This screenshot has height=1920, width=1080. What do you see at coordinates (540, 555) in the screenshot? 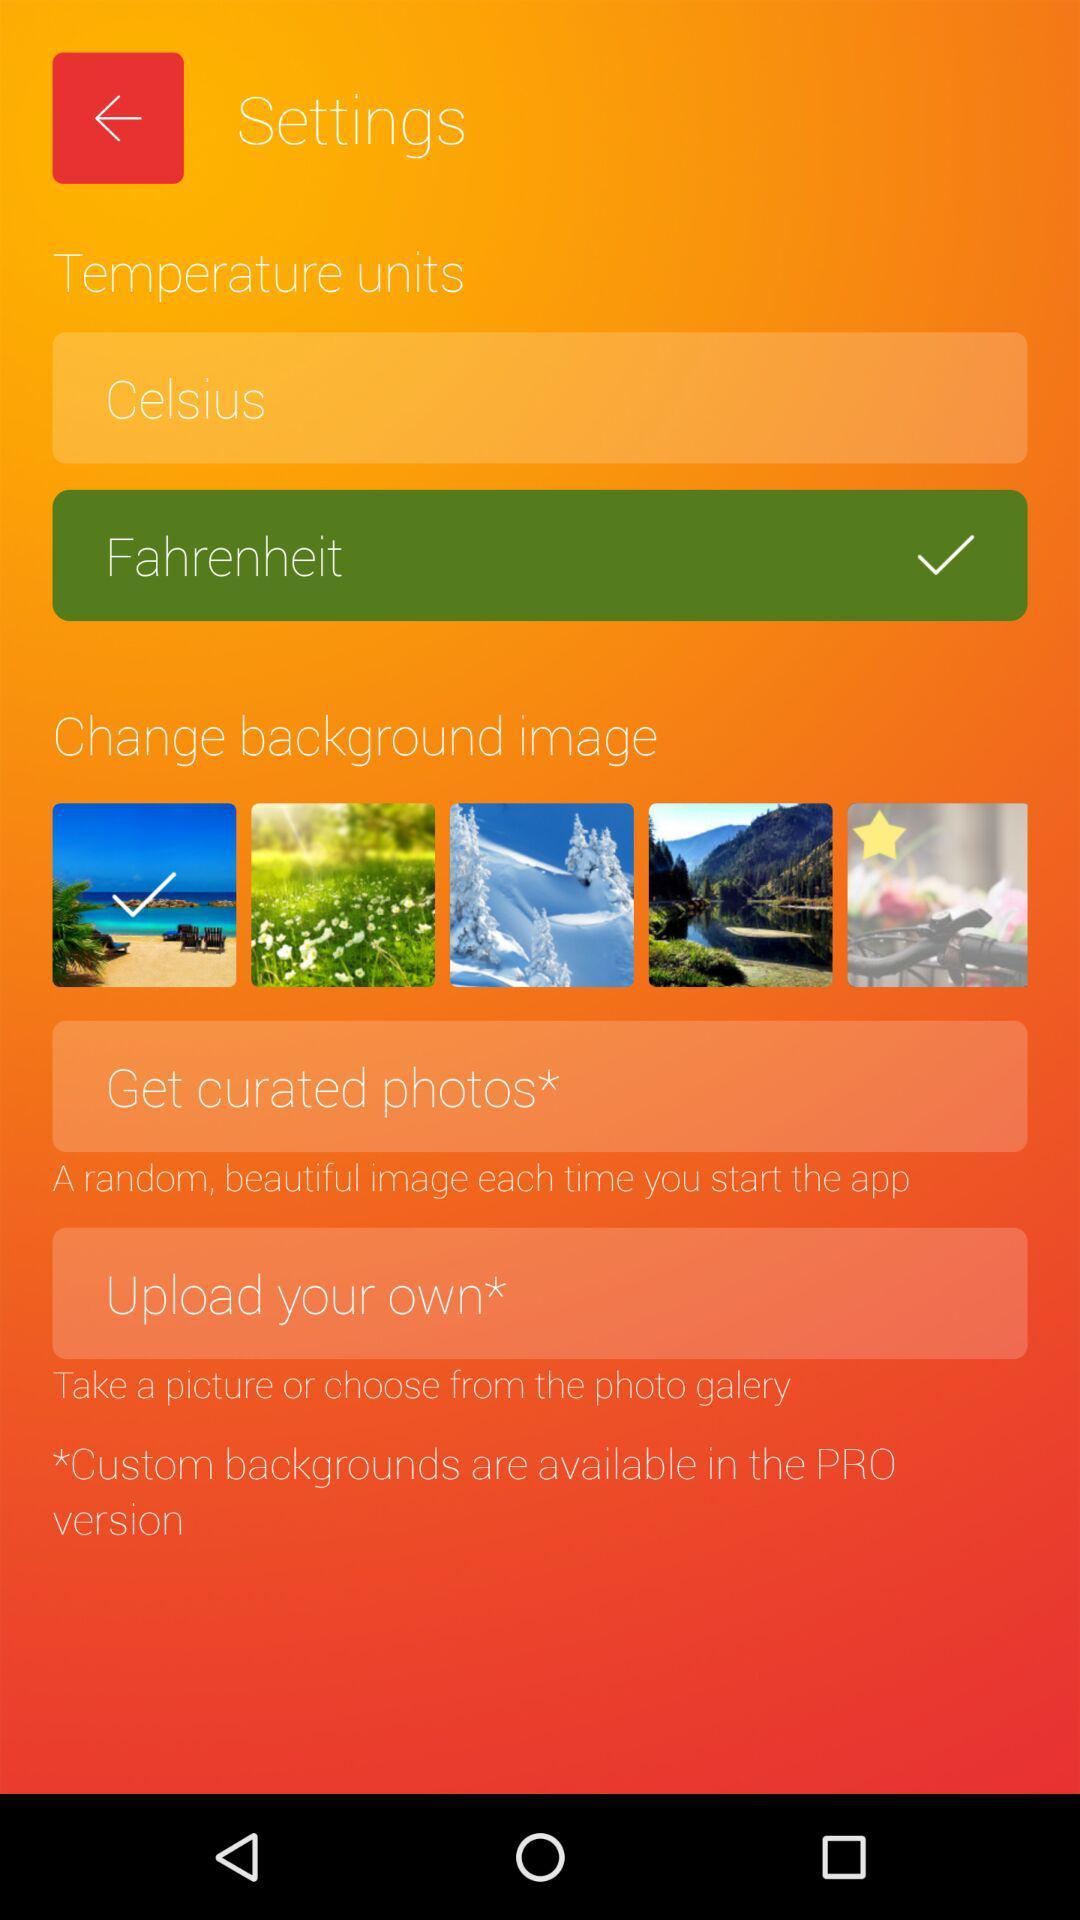
I see `the fahrenheit icon` at bounding box center [540, 555].